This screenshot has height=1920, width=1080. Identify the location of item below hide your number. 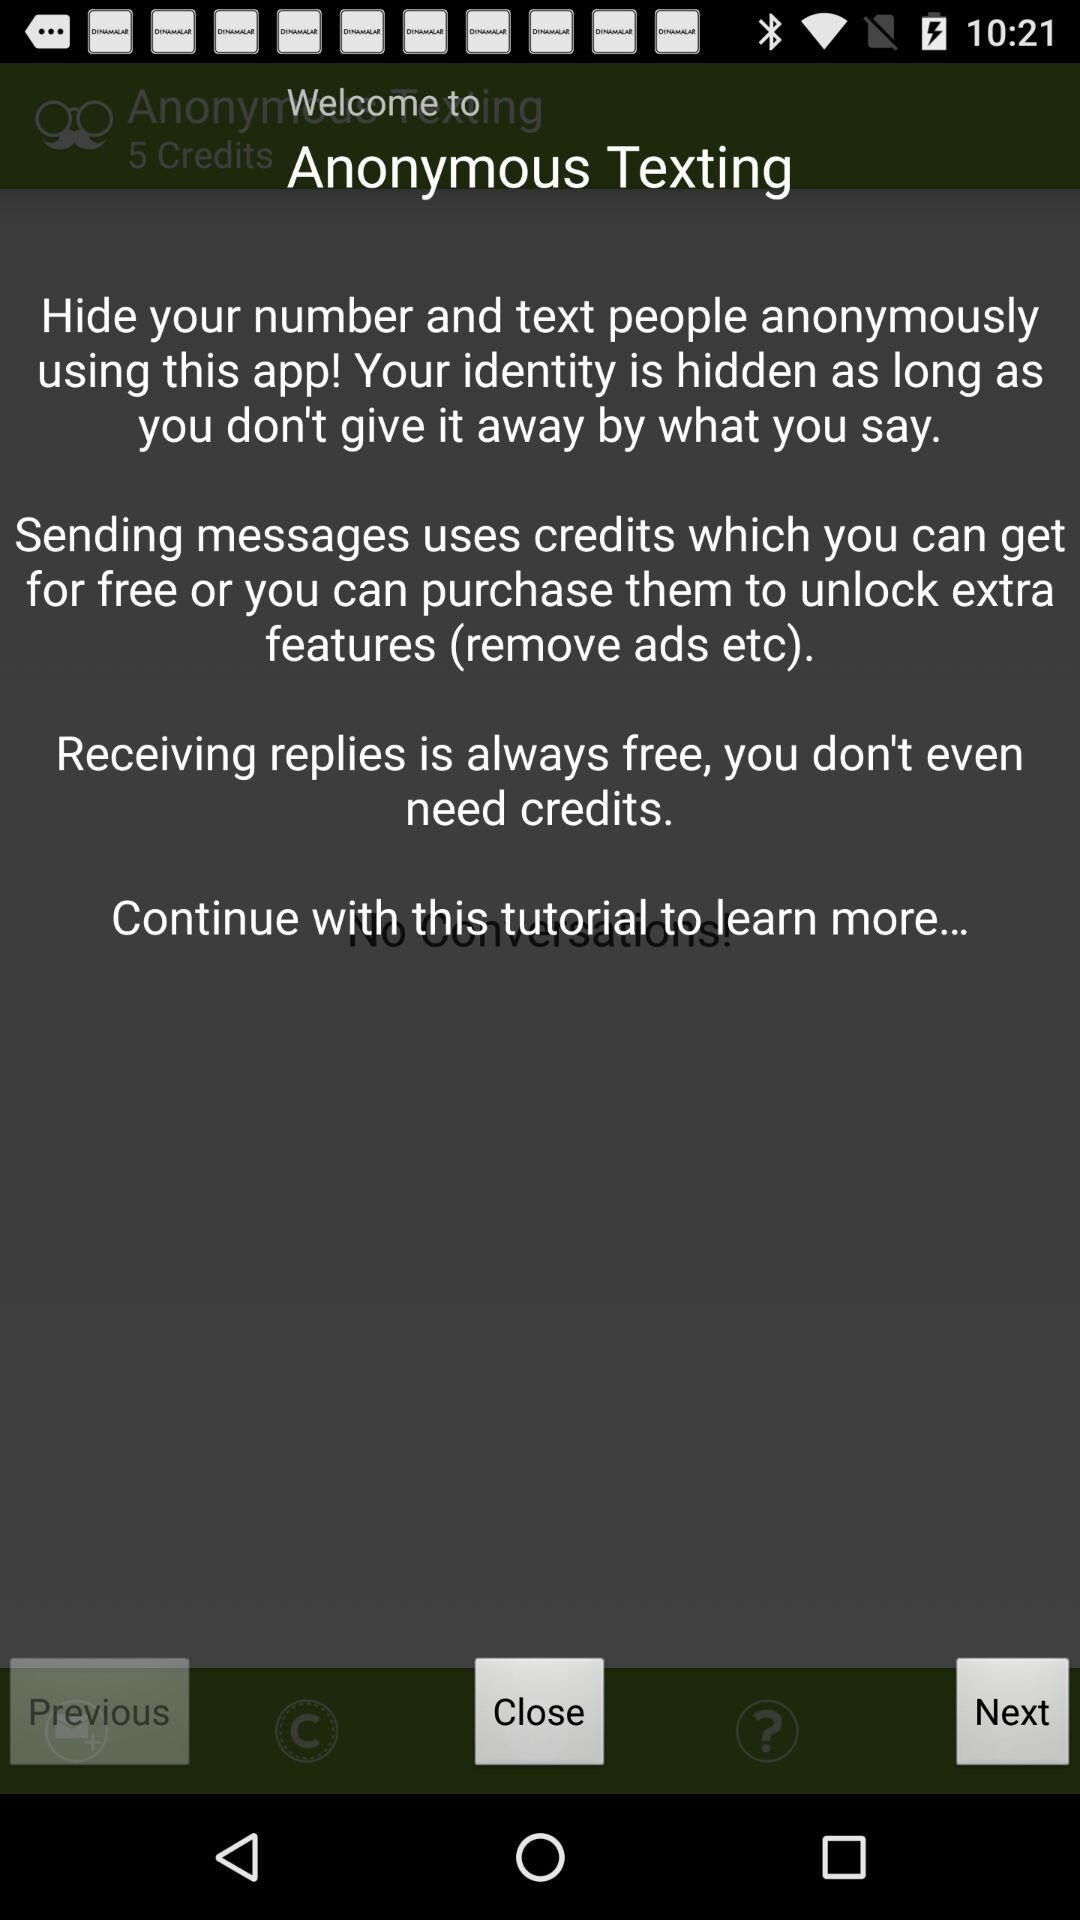
(540, 1716).